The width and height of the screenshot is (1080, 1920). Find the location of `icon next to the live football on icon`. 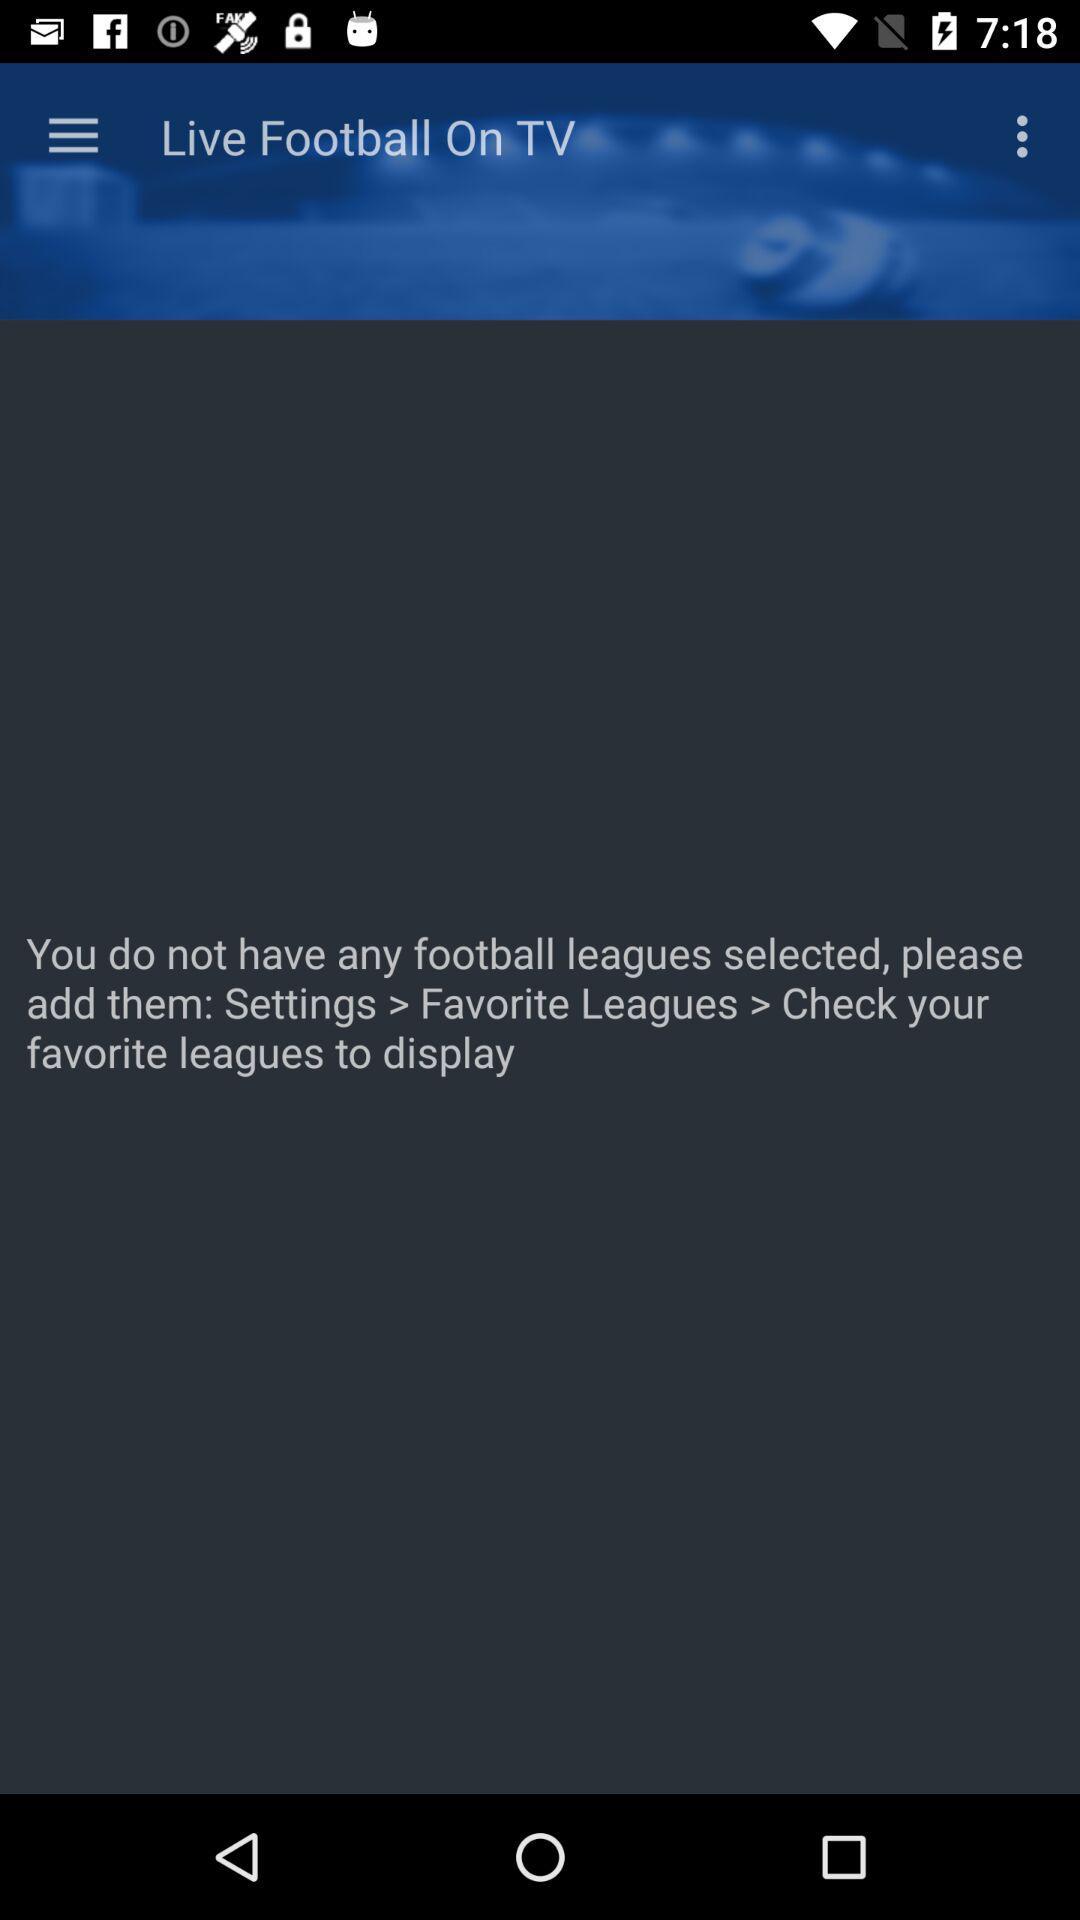

icon next to the live football on icon is located at coordinates (72, 135).